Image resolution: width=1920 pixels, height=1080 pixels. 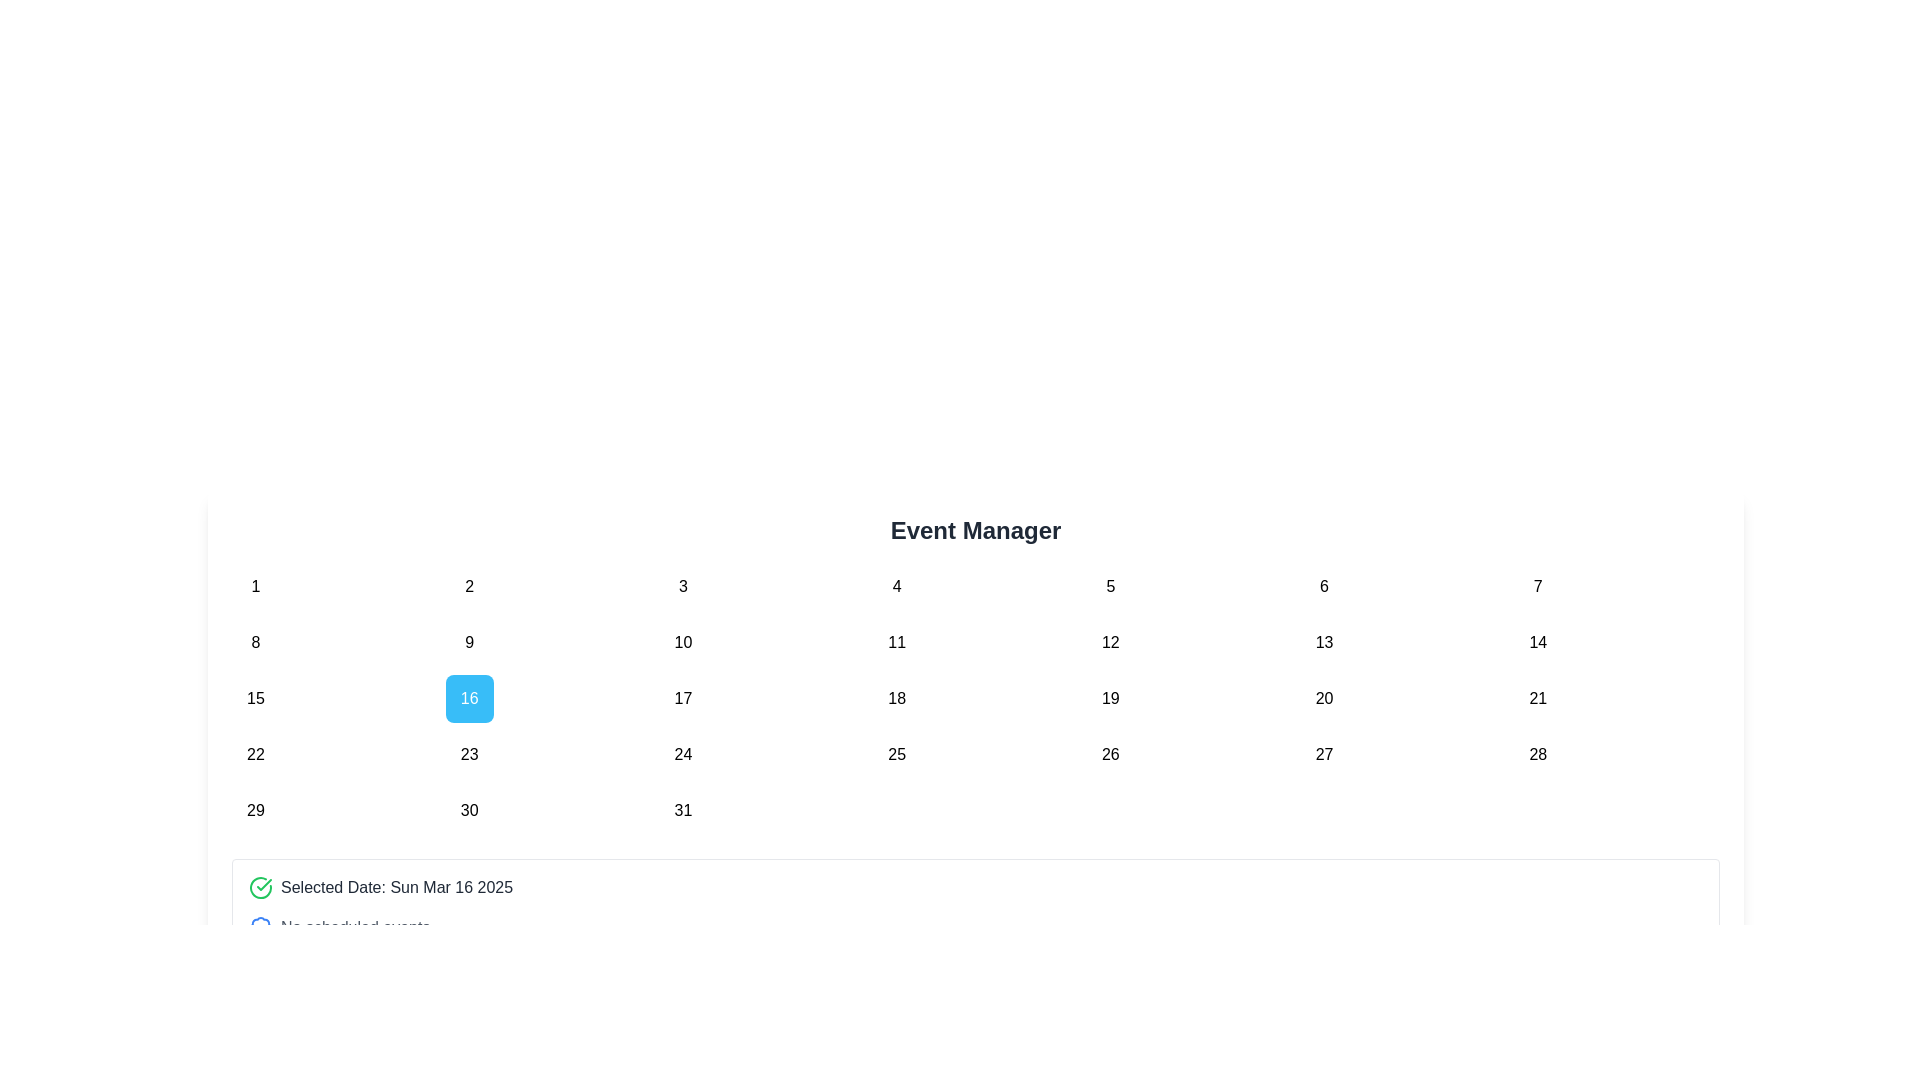 What do you see at coordinates (254, 585) in the screenshot?
I see `the circular button labeled '1'` at bounding box center [254, 585].